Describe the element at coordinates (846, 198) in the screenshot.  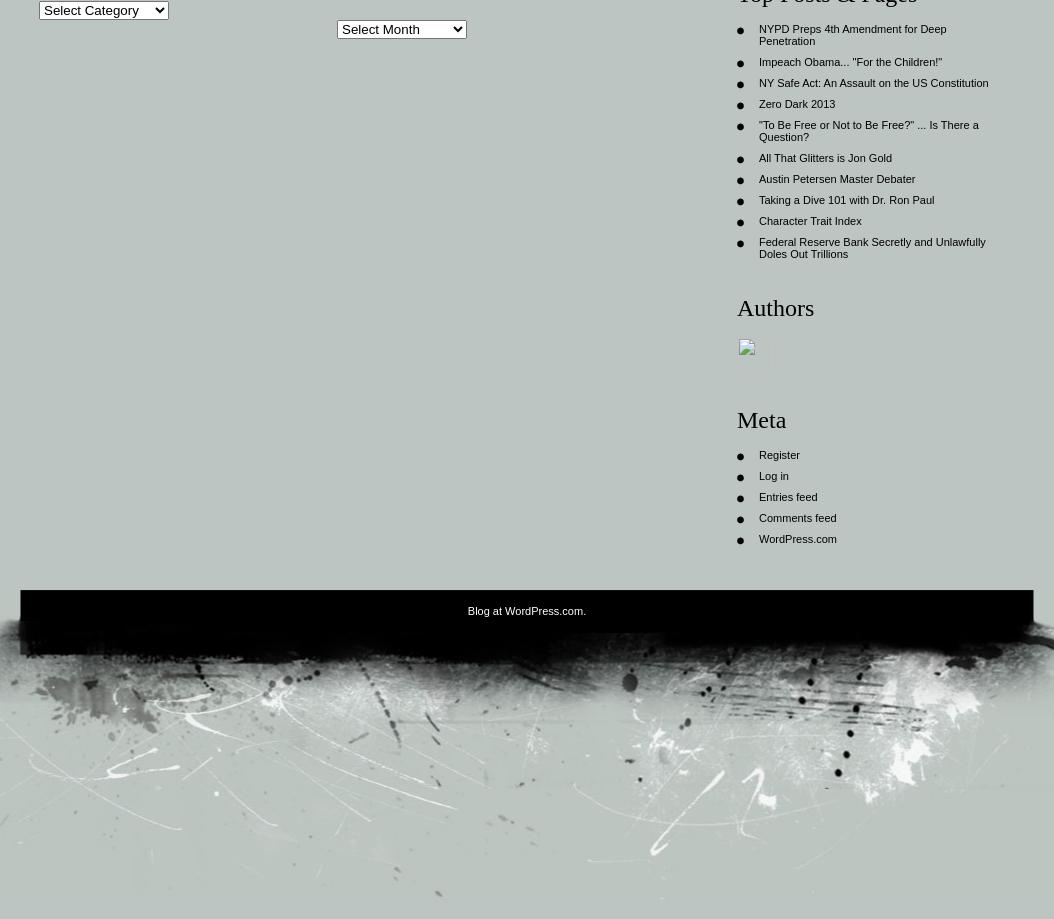
I see `'Taking a Dive 101 with Dr. Ron Paul'` at that location.